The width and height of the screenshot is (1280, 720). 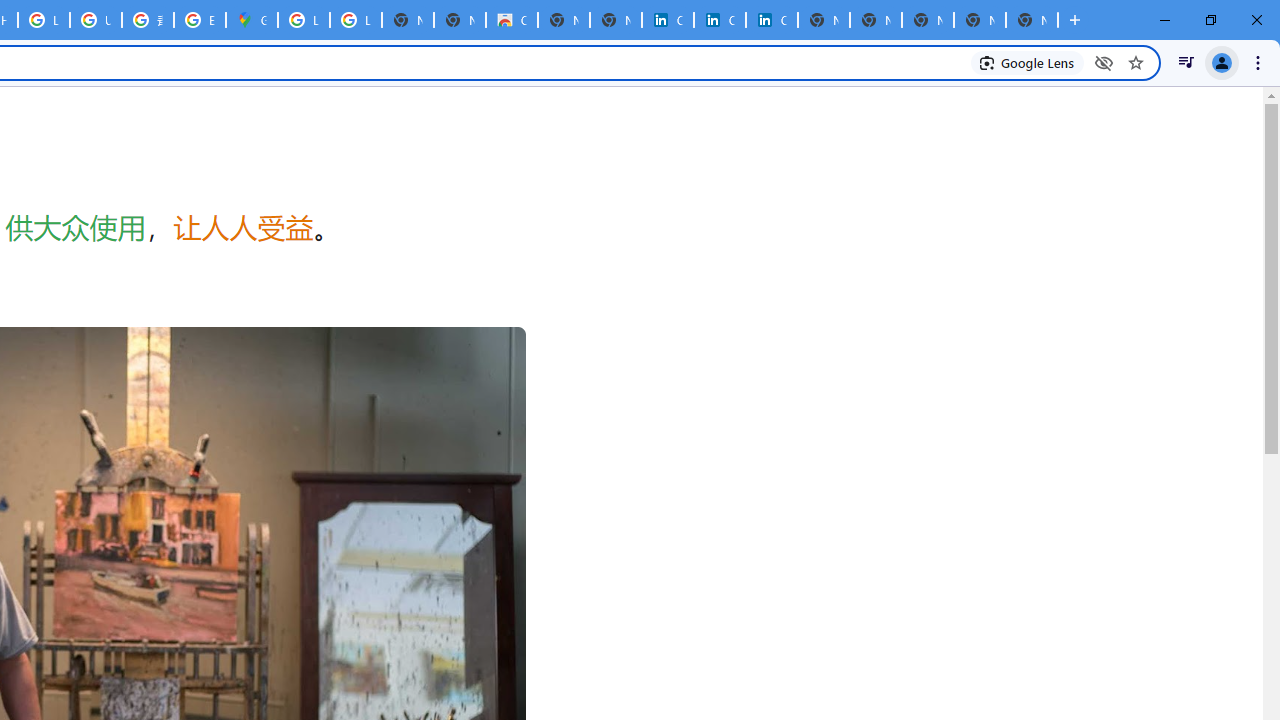 What do you see at coordinates (251, 20) in the screenshot?
I see `'Google Maps'` at bounding box center [251, 20].